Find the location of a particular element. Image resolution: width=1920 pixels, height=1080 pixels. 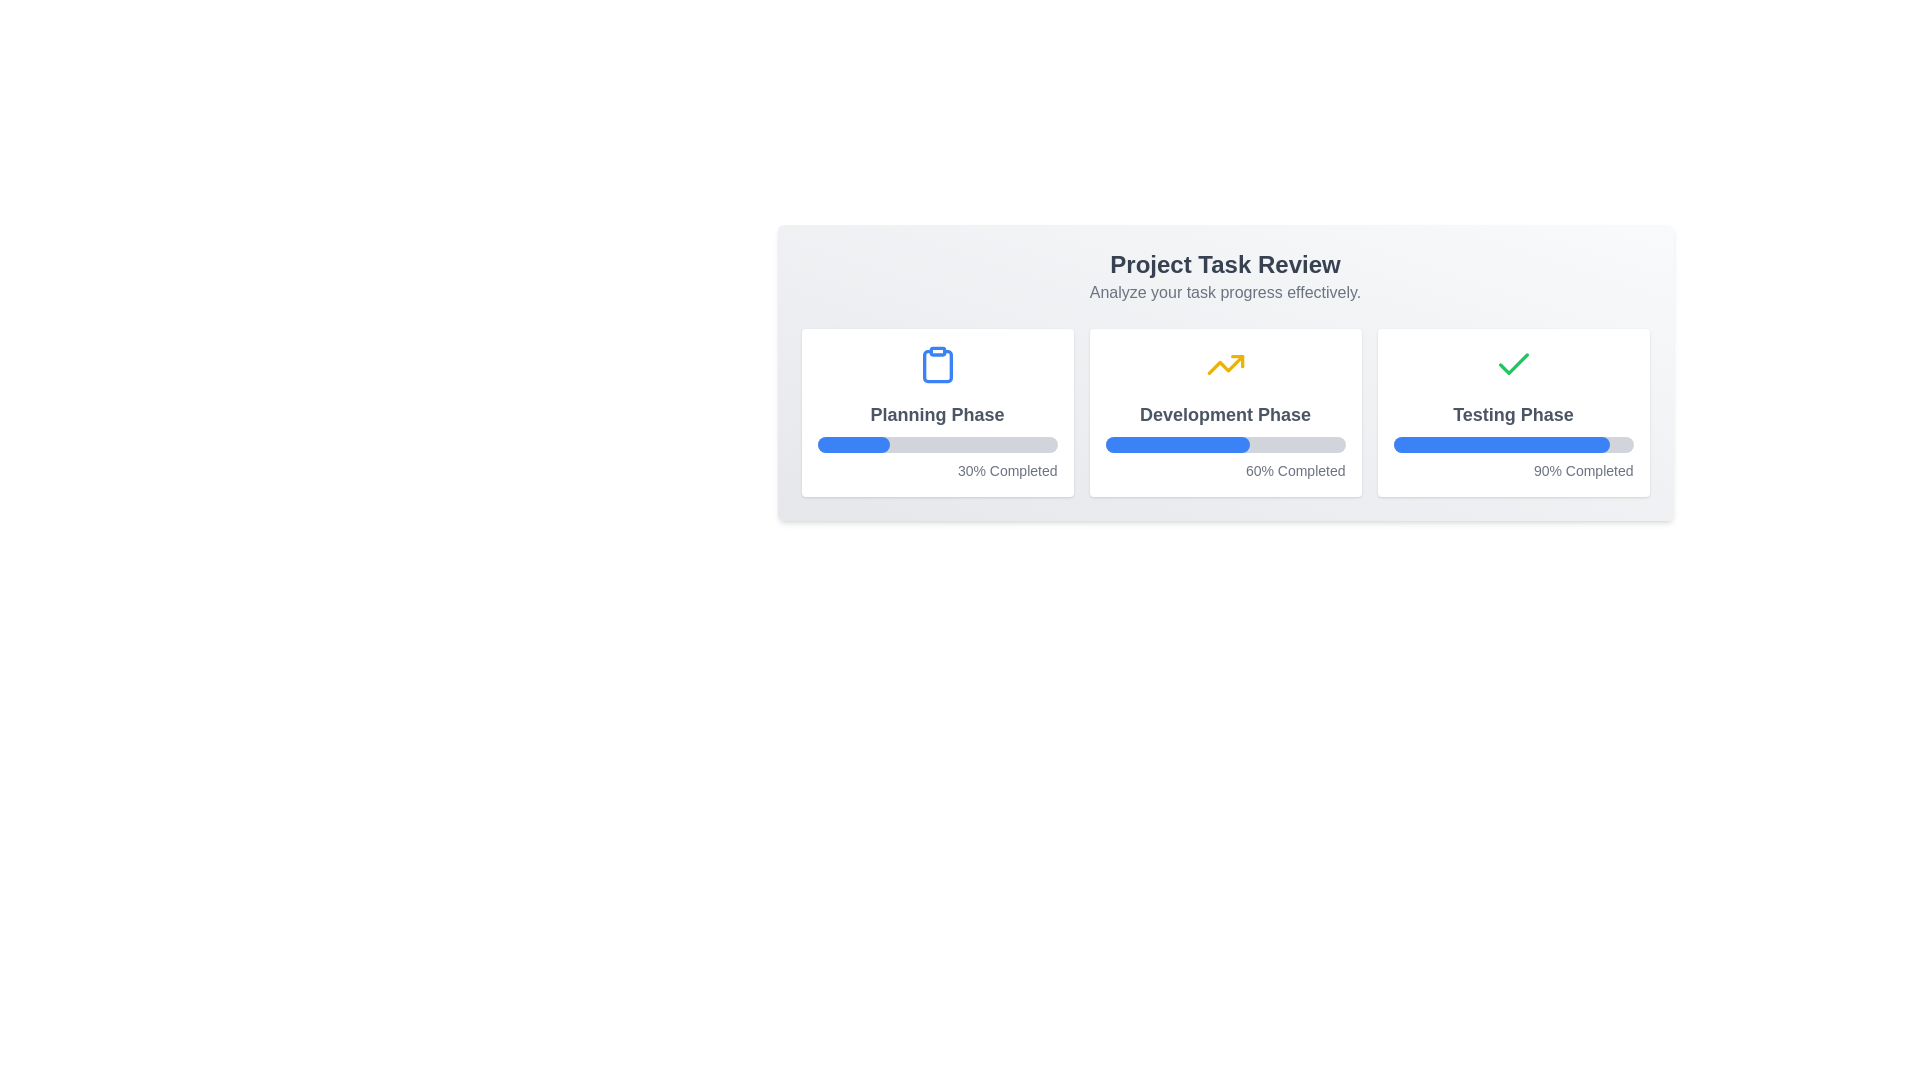

text label indicating the 'Planning Phase' located in the leftmost card of the task progress tracker, positioned below the icon and above the progress bar is located at coordinates (936, 414).